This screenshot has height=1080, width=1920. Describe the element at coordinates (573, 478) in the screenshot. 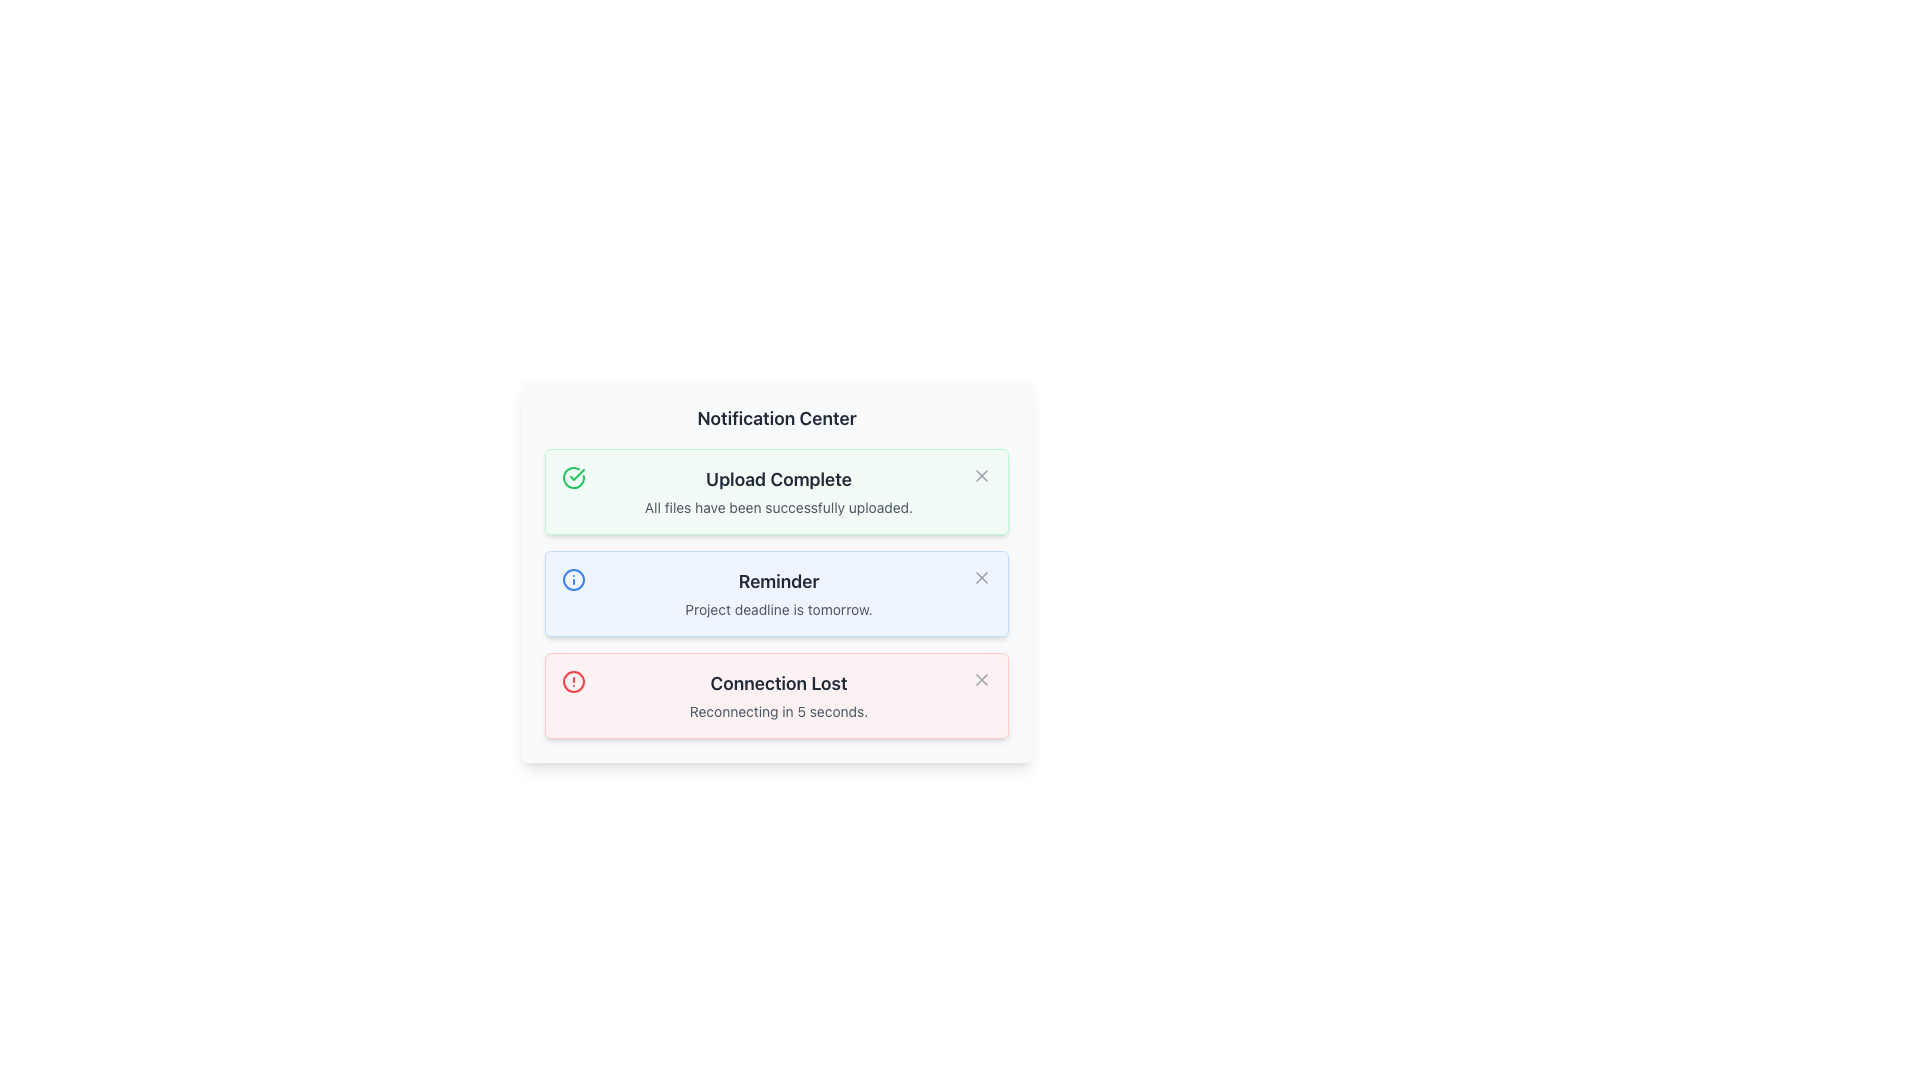

I see `the circular green check mark icon located to the far left of the 'Upload Complete' notification bar` at that location.